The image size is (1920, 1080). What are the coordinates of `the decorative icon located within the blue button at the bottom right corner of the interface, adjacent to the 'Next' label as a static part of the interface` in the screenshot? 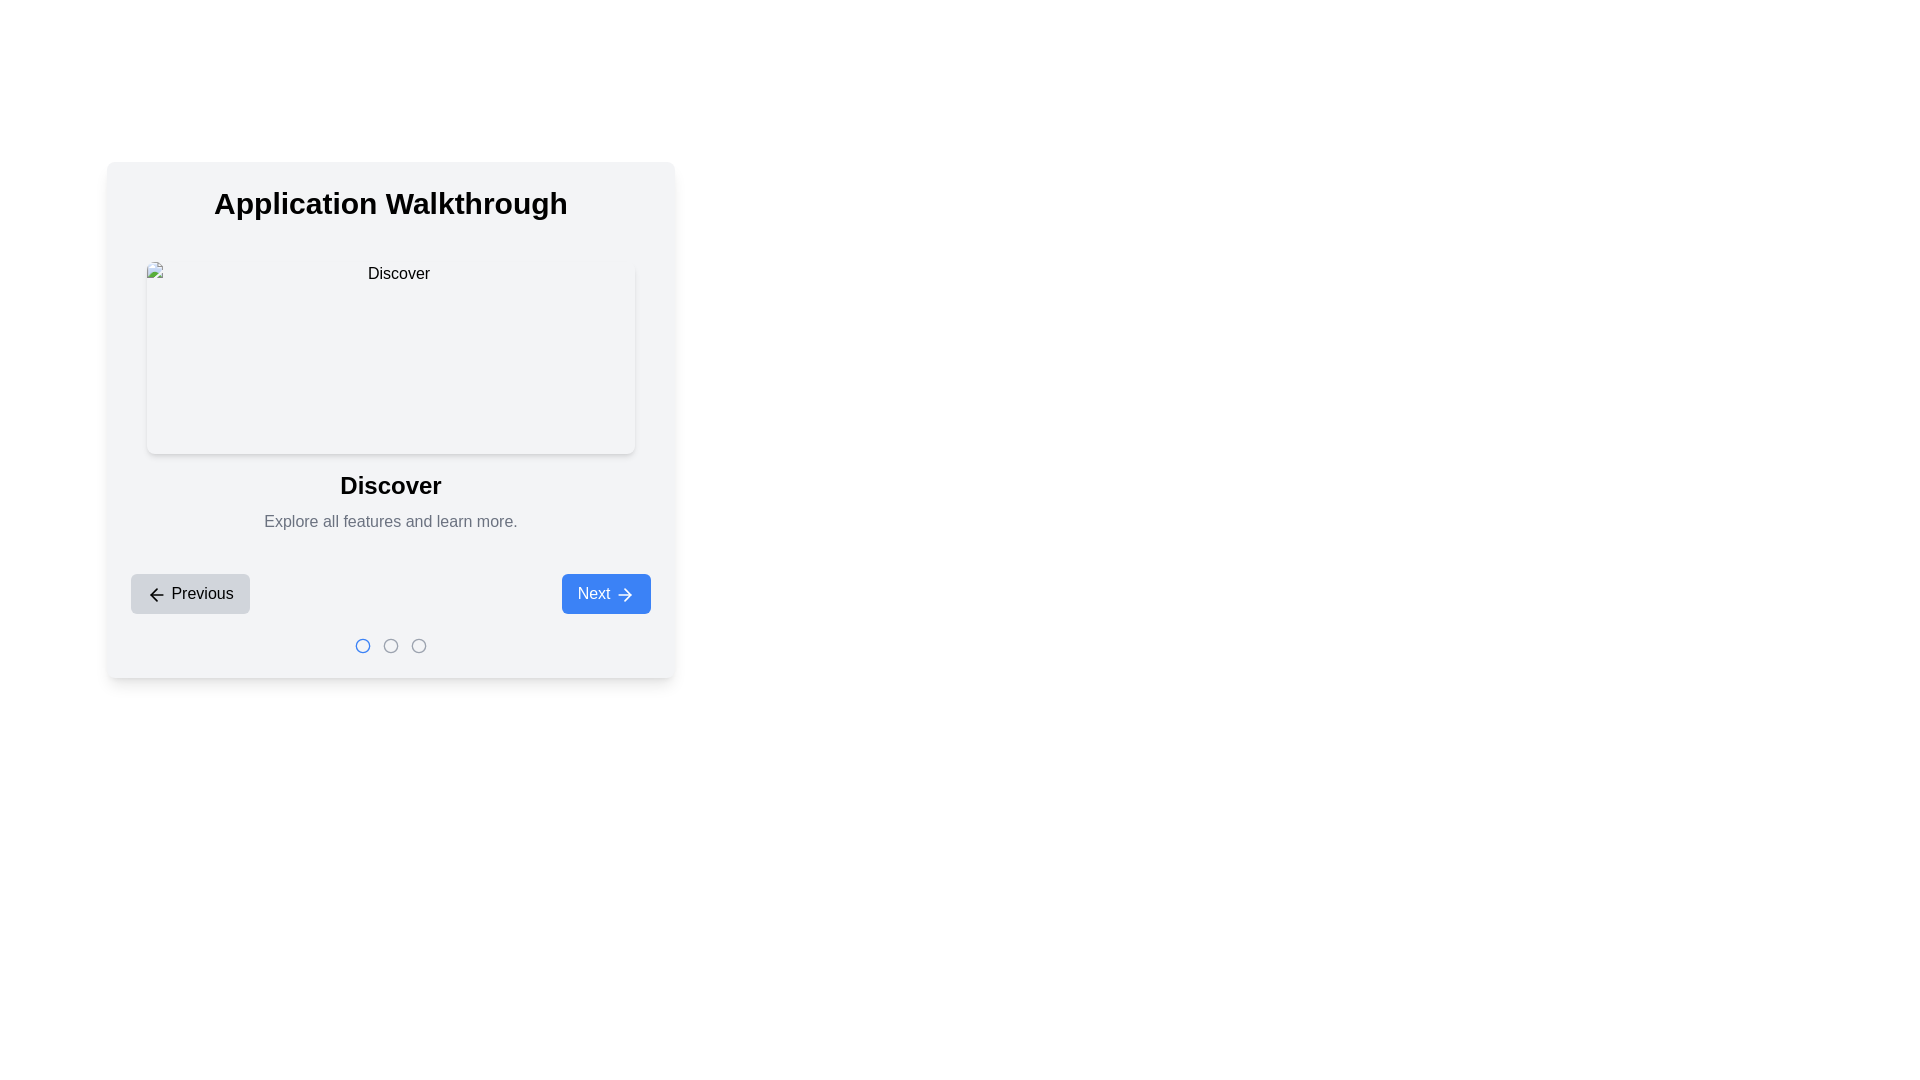 It's located at (623, 593).